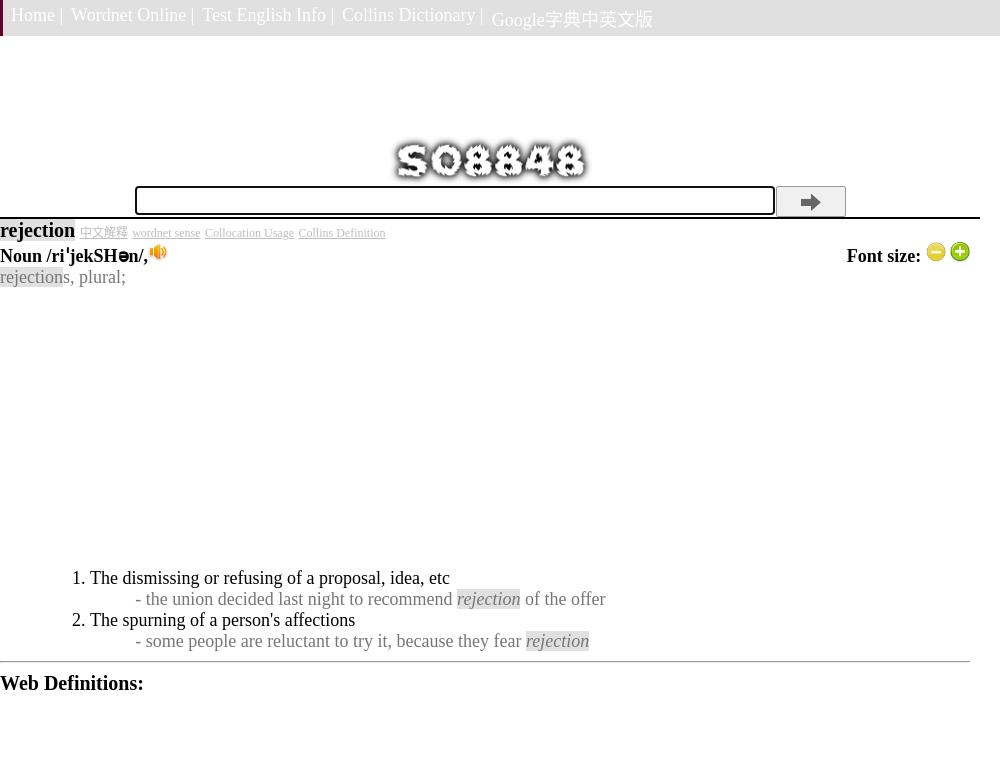  I want to click on 'Collocation Usage', so click(247, 232).